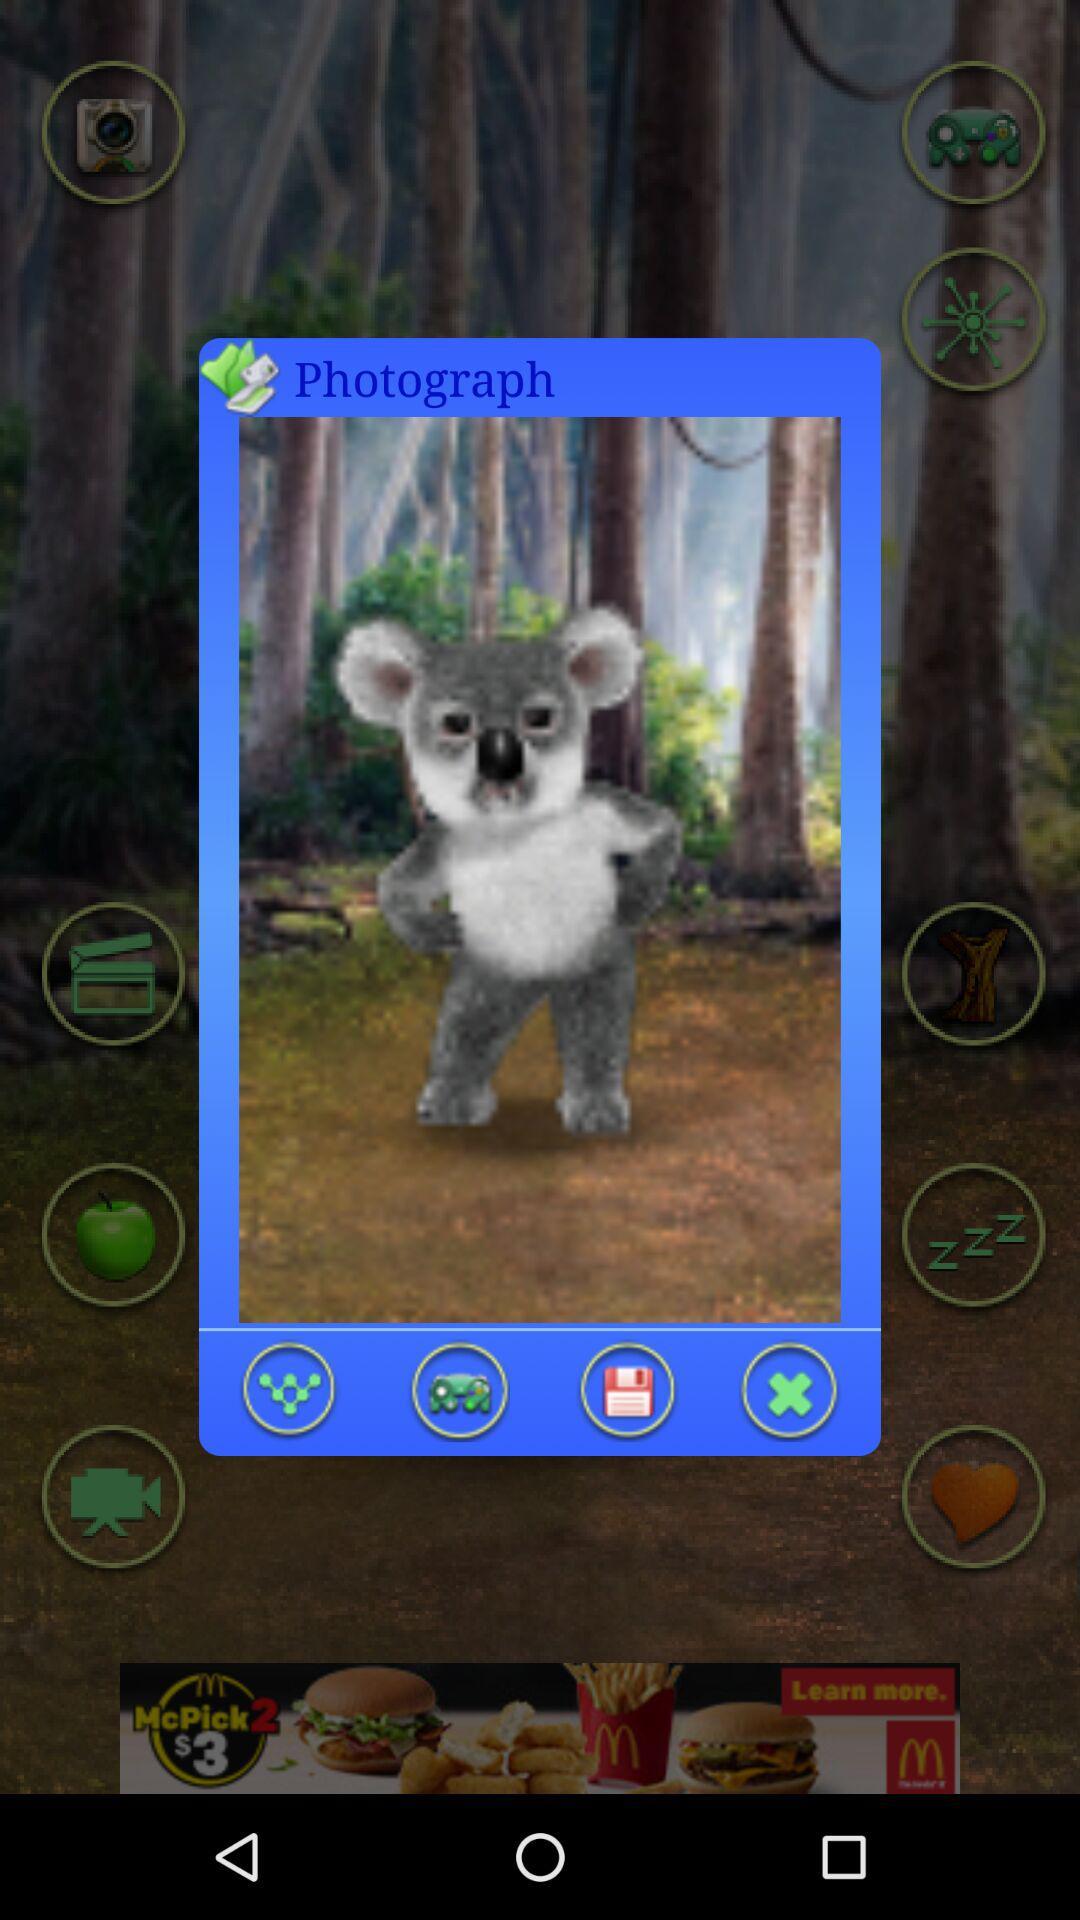  Describe the element at coordinates (789, 1389) in the screenshot. I see `opened photo` at that location.